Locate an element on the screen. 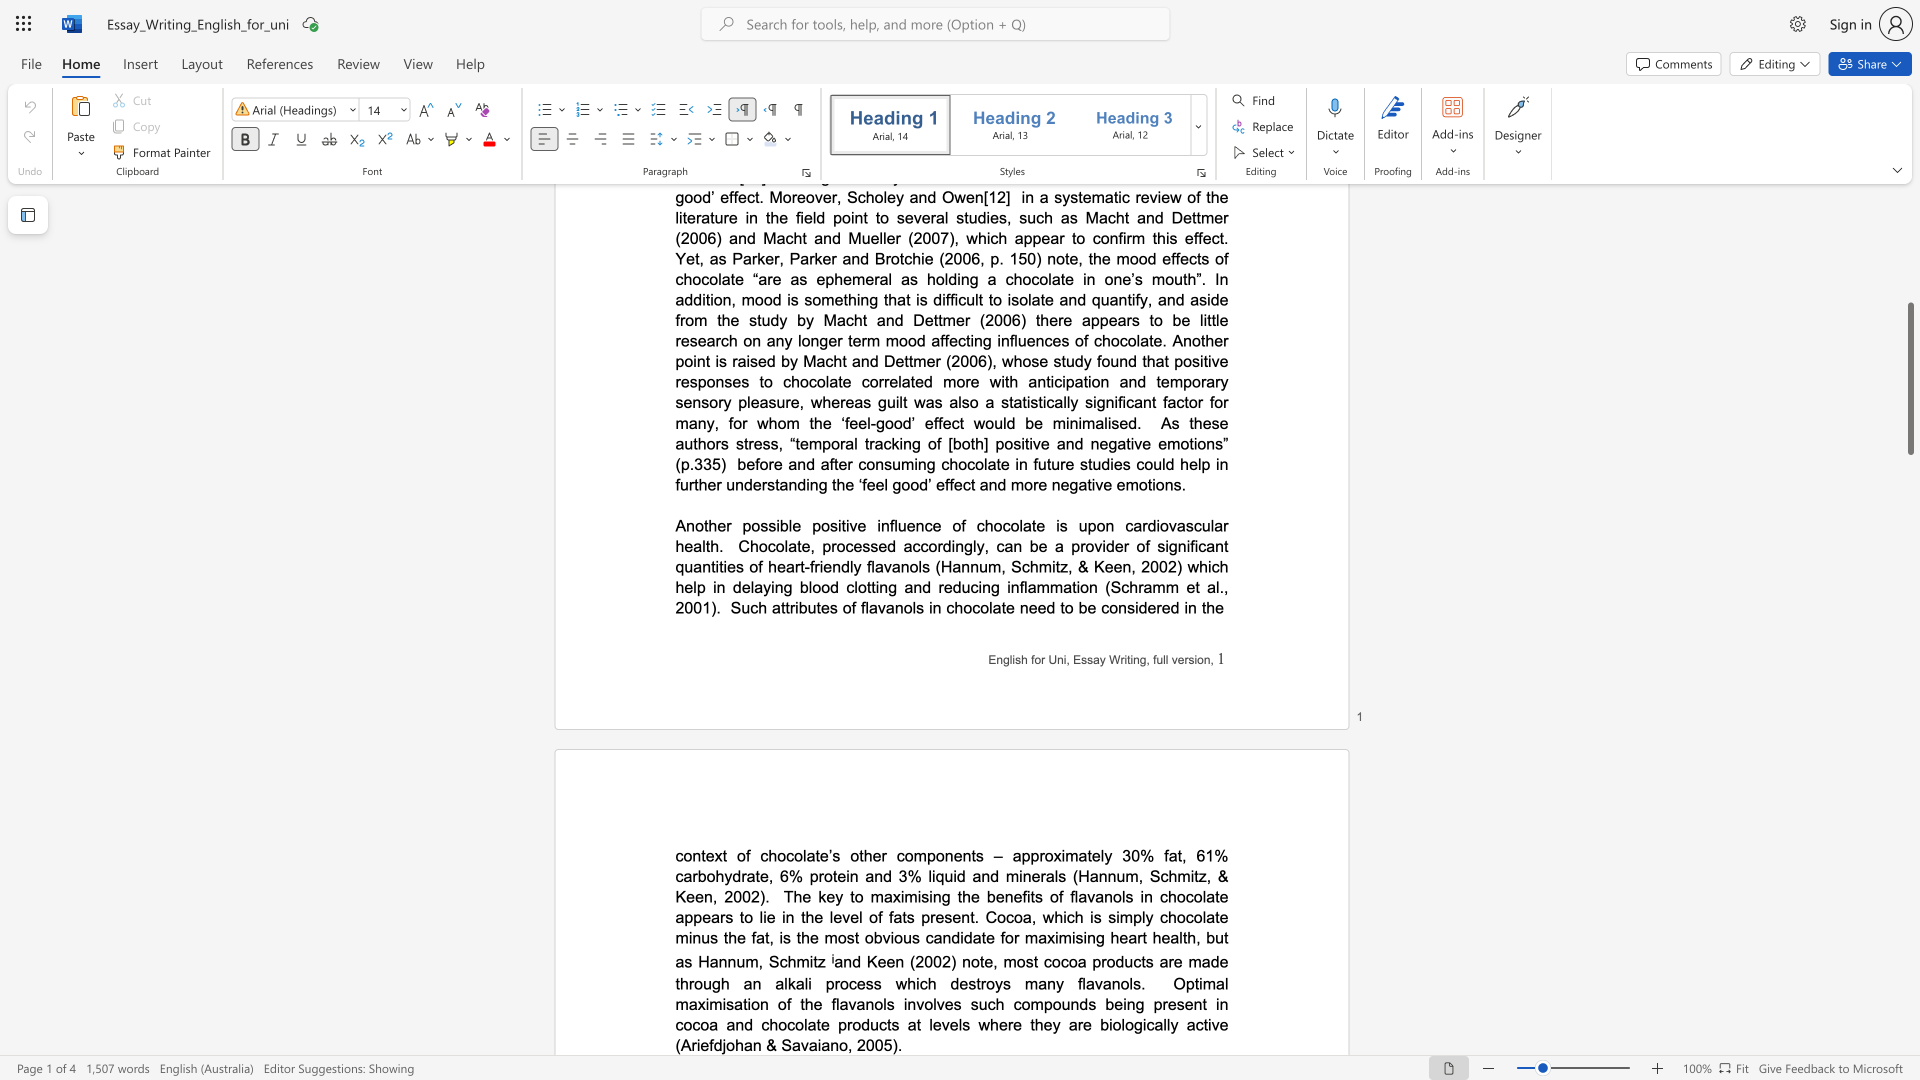 The image size is (1920, 1080). the scrollbar on the right side to scroll the page up is located at coordinates (1909, 309).